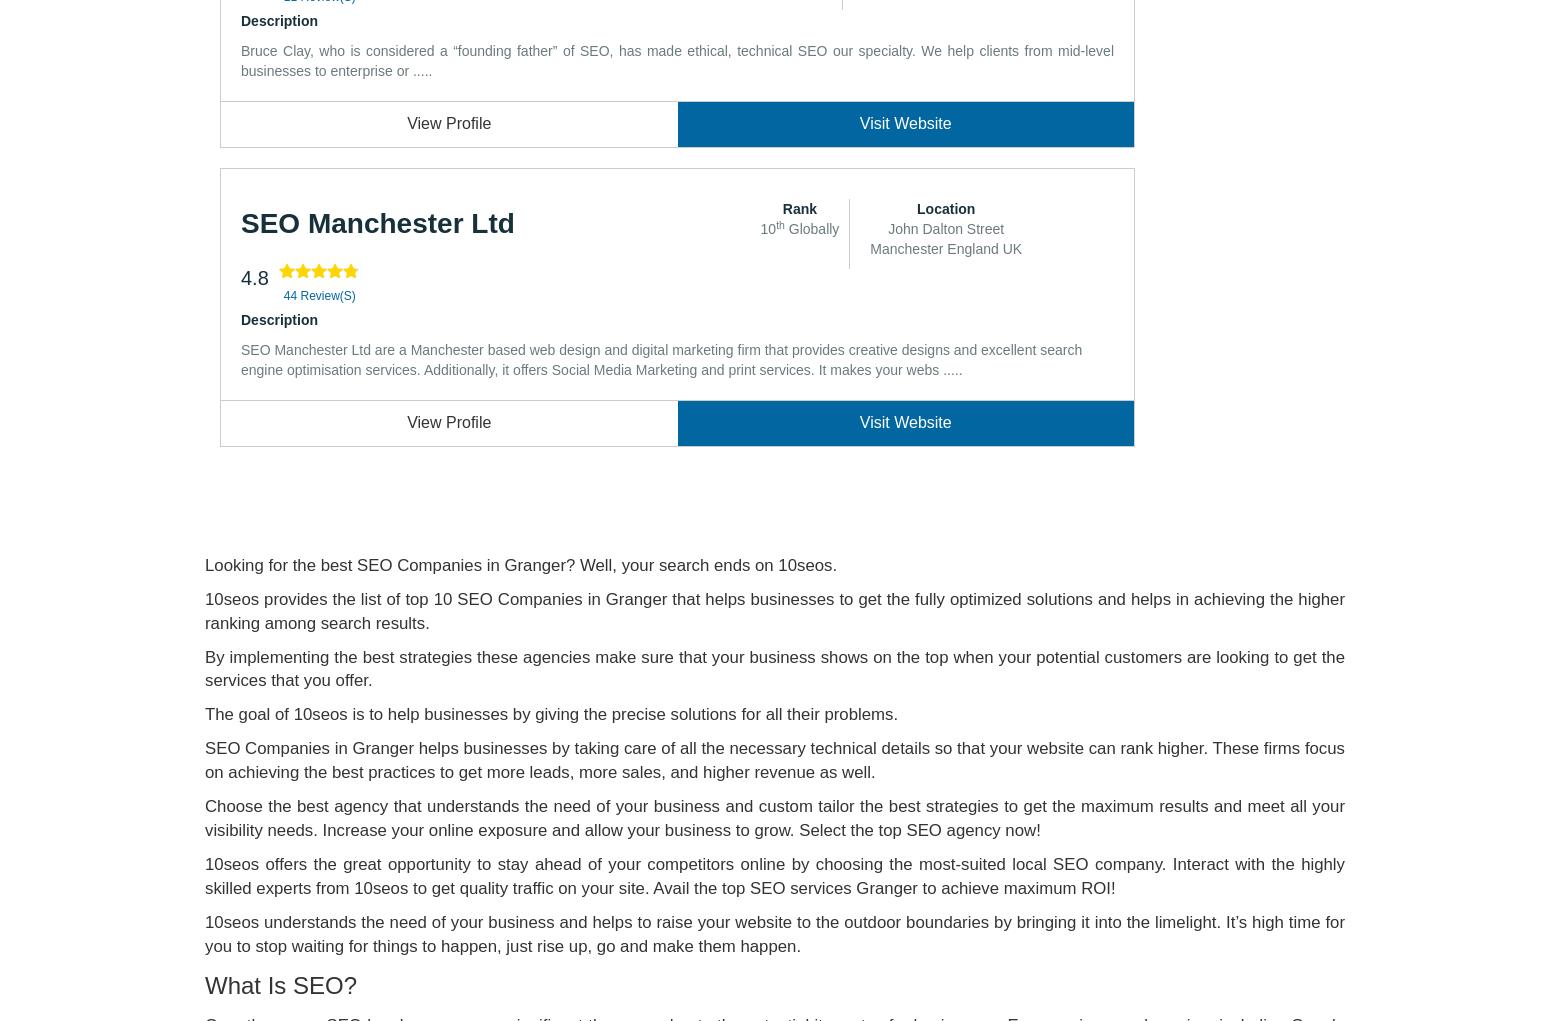 This screenshot has height=1021, width=1550. What do you see at coordinates (204, 817) in the screenshot?
I see `'Choose the best agency that understands the need of your business and custom tailor the best strategies to get the maximum results and meet all your visibility needs. Increase your online exposure and allow your business to grow. Select the top SEO agency now!'` at bounding box center [204, 817].